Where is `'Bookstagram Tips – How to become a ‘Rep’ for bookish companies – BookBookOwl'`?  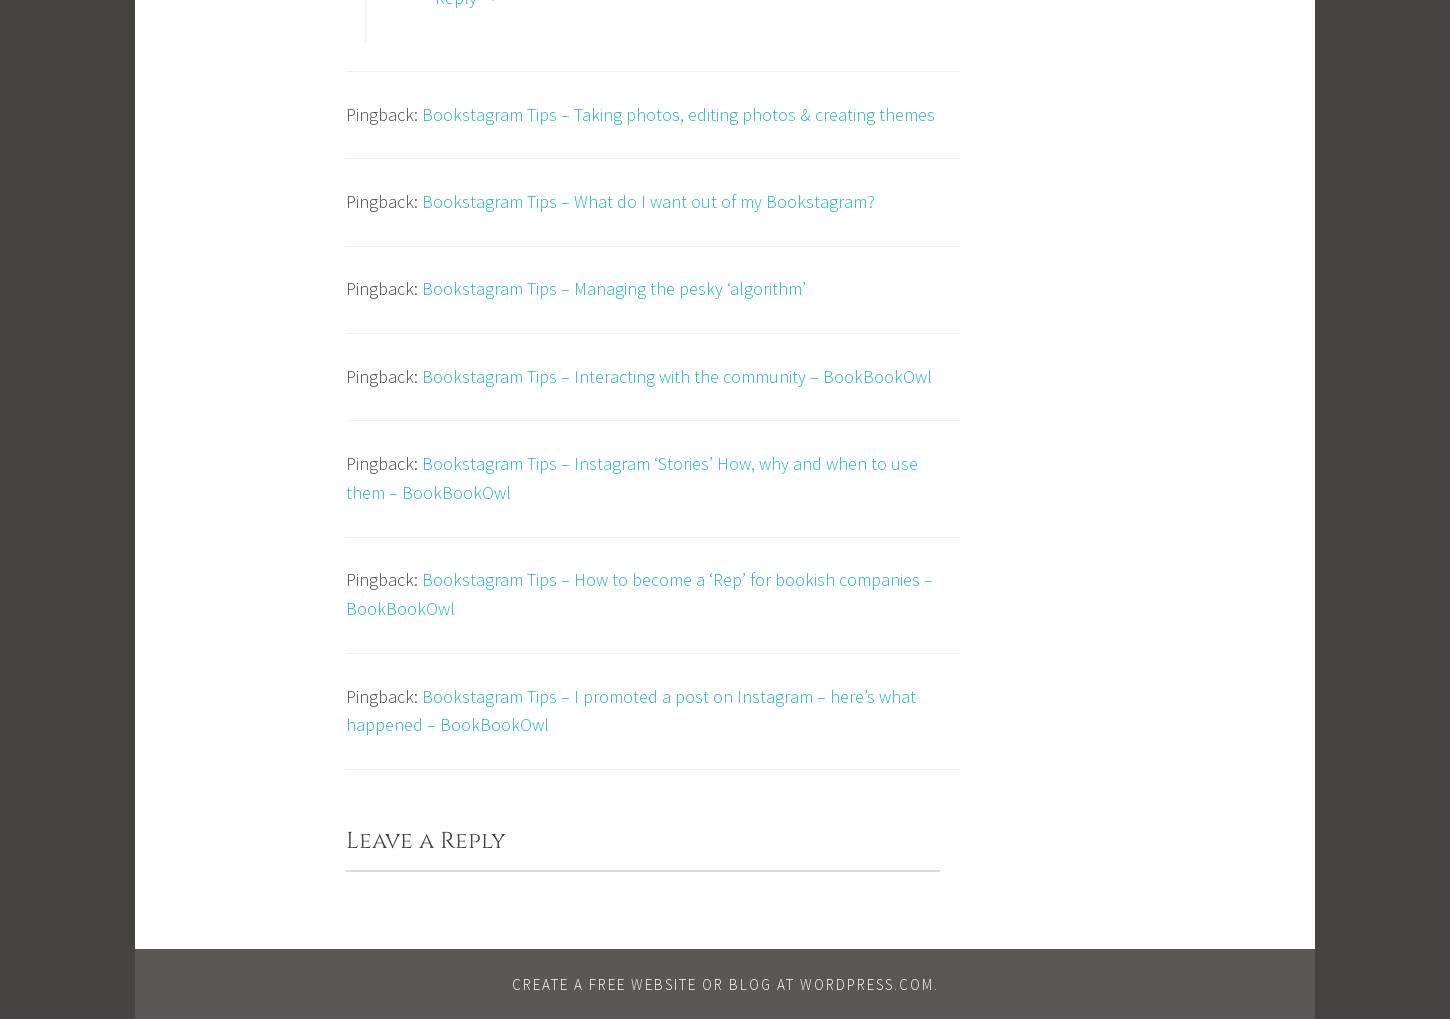
'Bookstagram Tips – How to become a ‘Rep’ for bookish companies – BookBookOwl' is located at coordinates (345, 592).